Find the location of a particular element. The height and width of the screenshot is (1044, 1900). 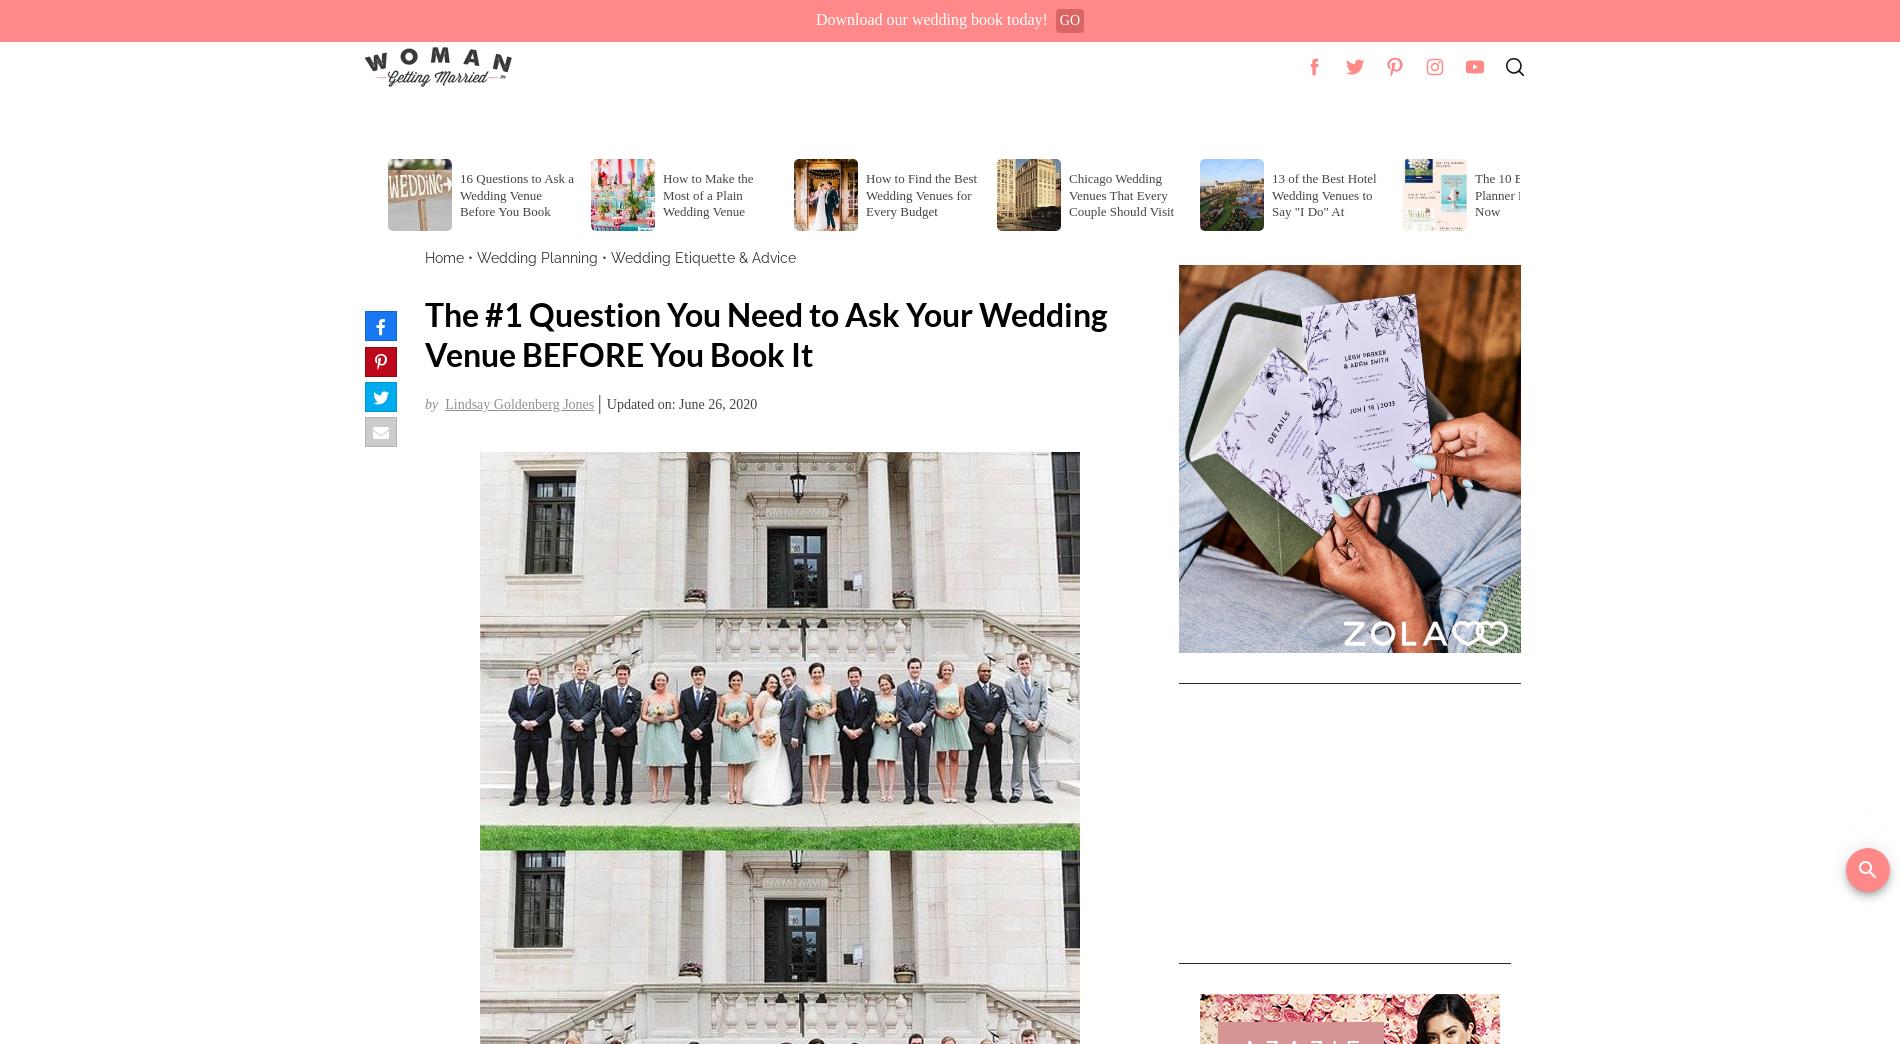

'The #1 Question You Need to Ask Your Wedding Venue BEFORE You Book It' is located at coordinates (765, 334).